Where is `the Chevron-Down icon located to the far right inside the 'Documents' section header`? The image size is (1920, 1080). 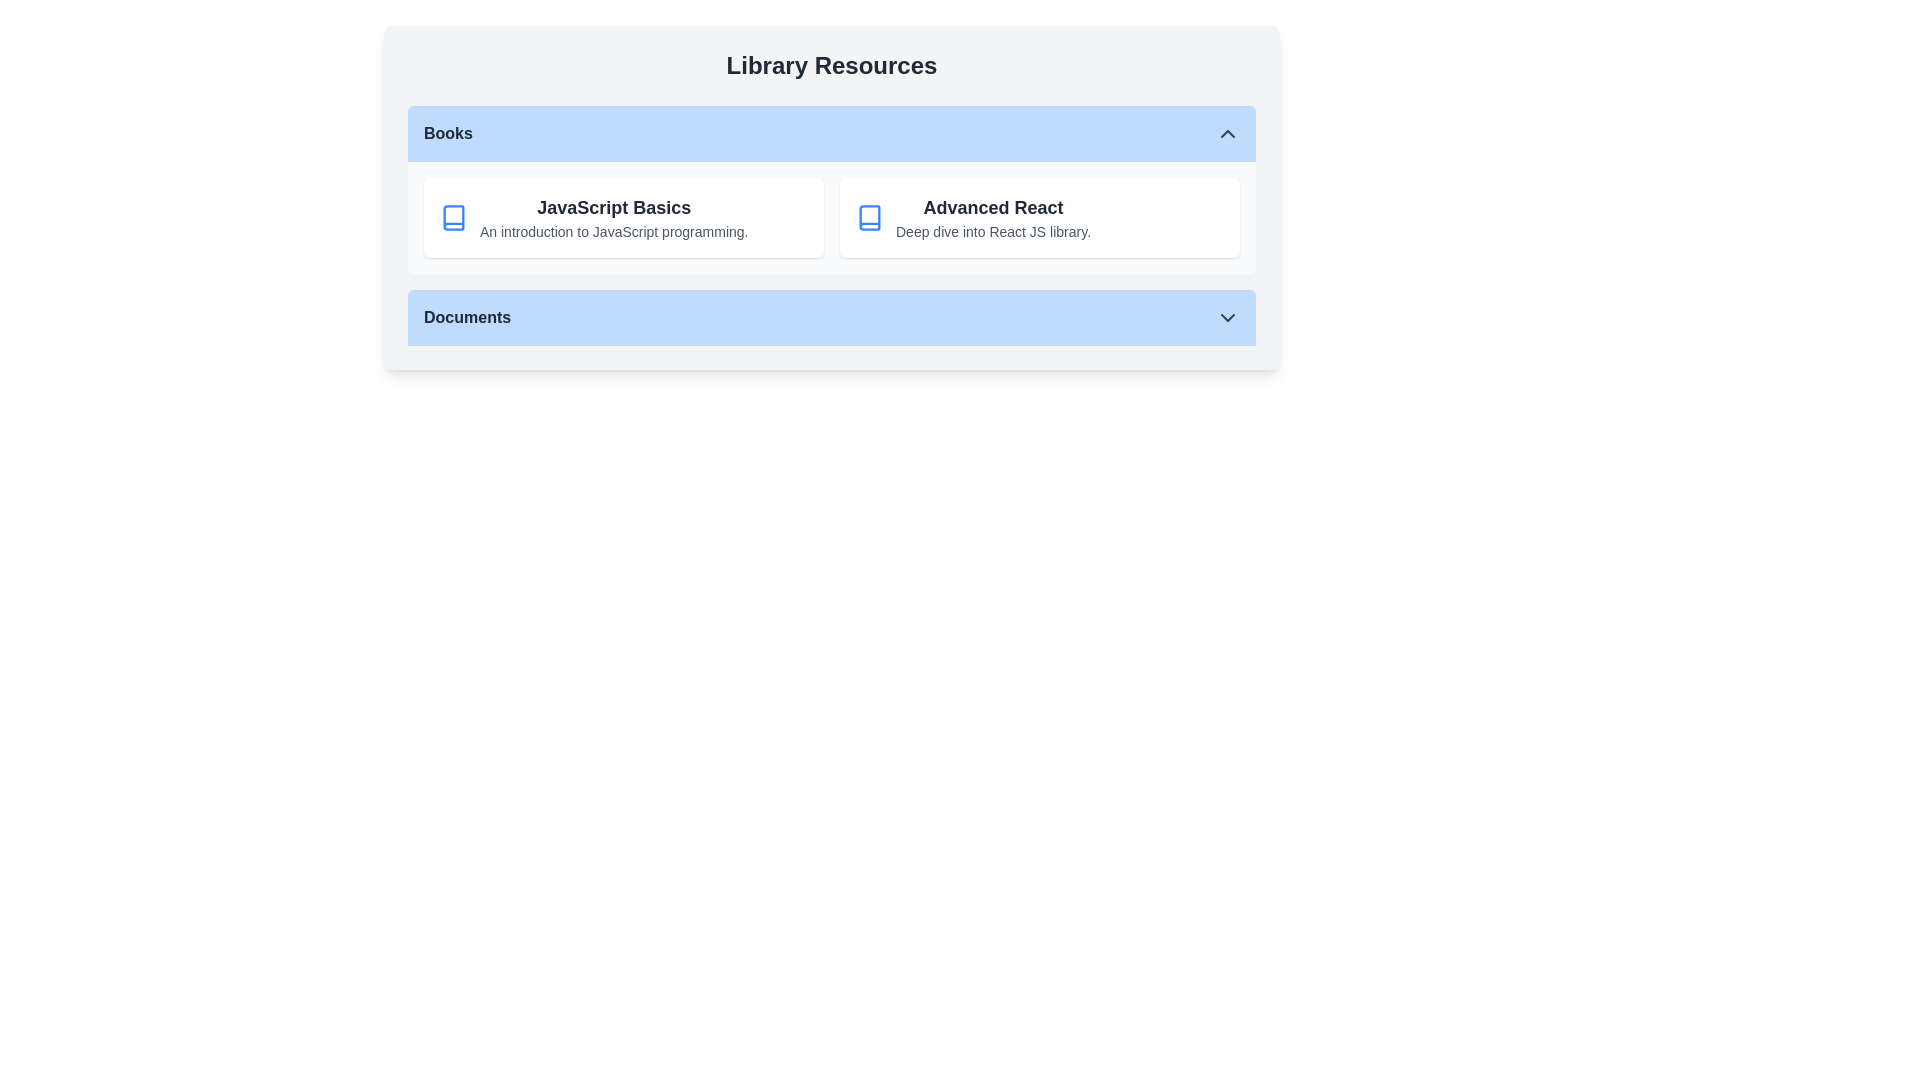
the Chevron-Down icon located to the far right inside the 'Documents' section header is located at coordinates (1227, 316).